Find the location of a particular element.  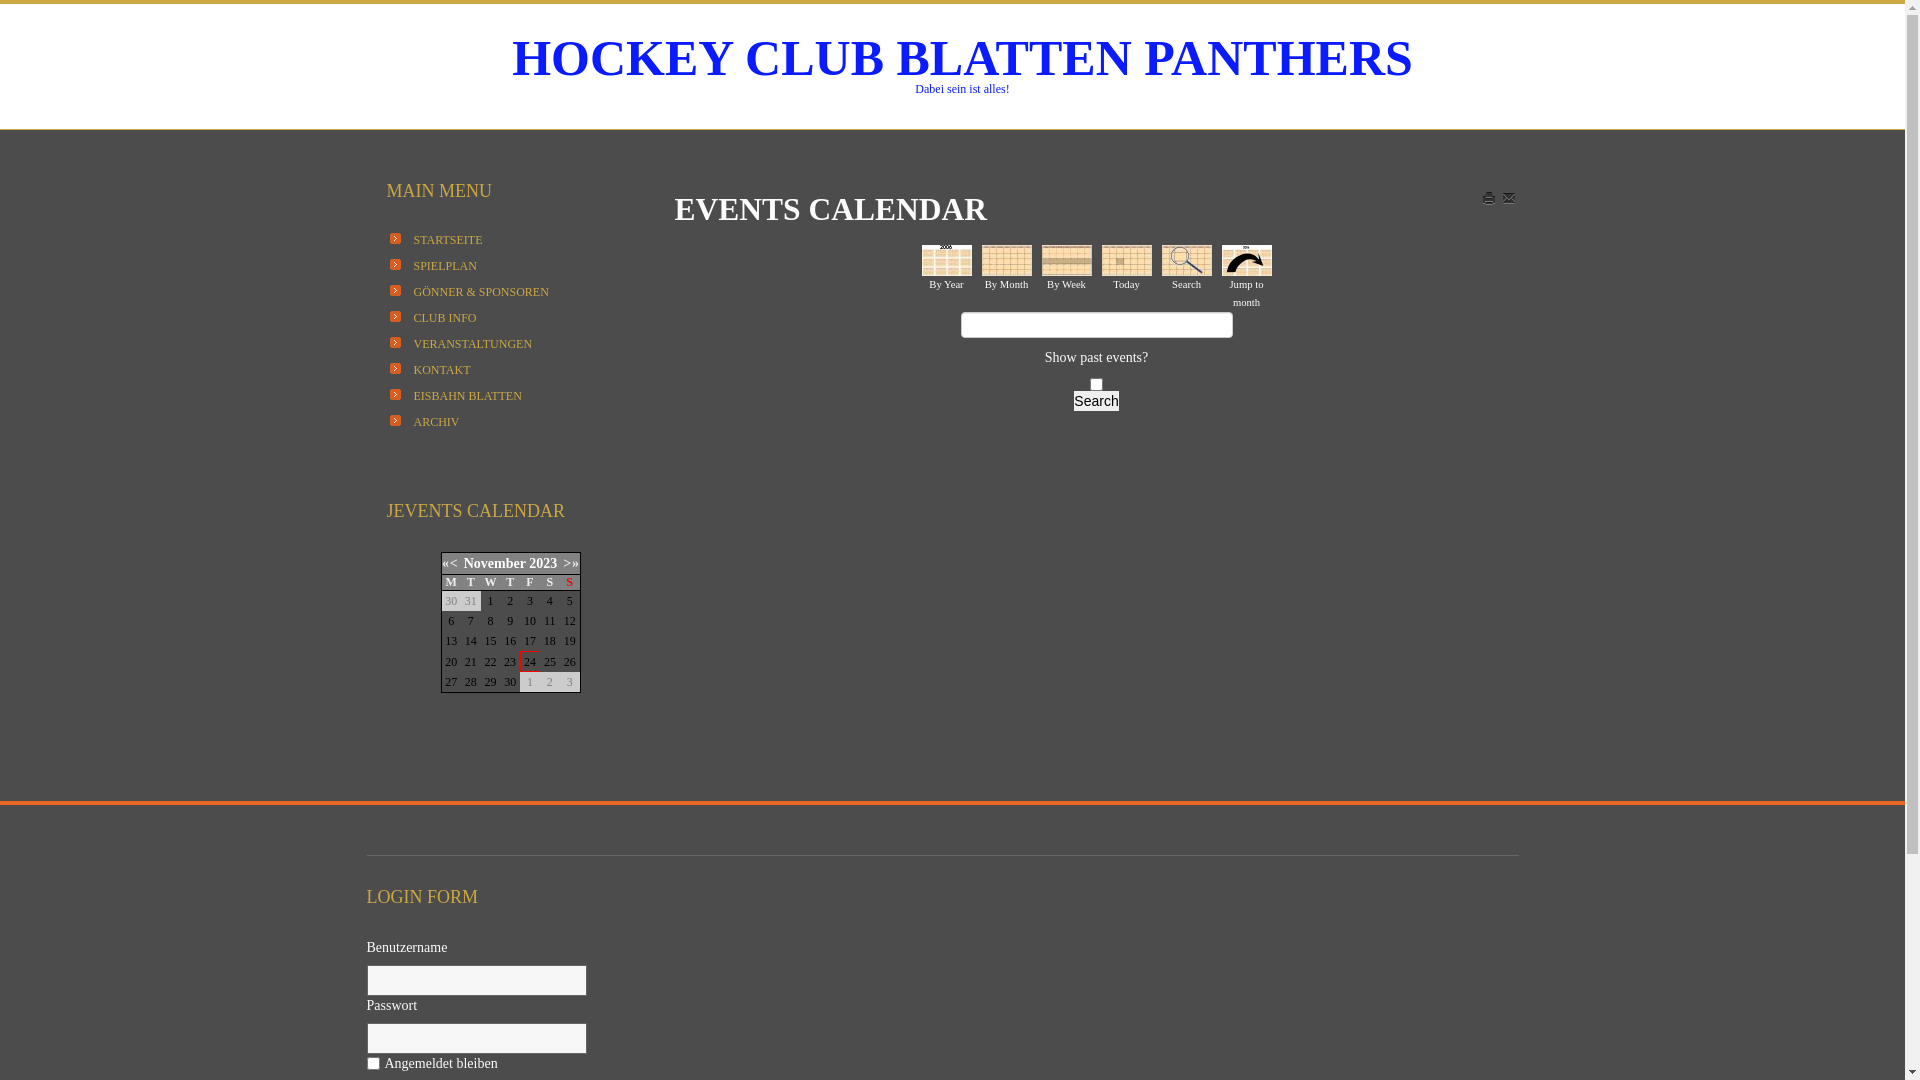

'2023' is located at coordinates (542, 563).